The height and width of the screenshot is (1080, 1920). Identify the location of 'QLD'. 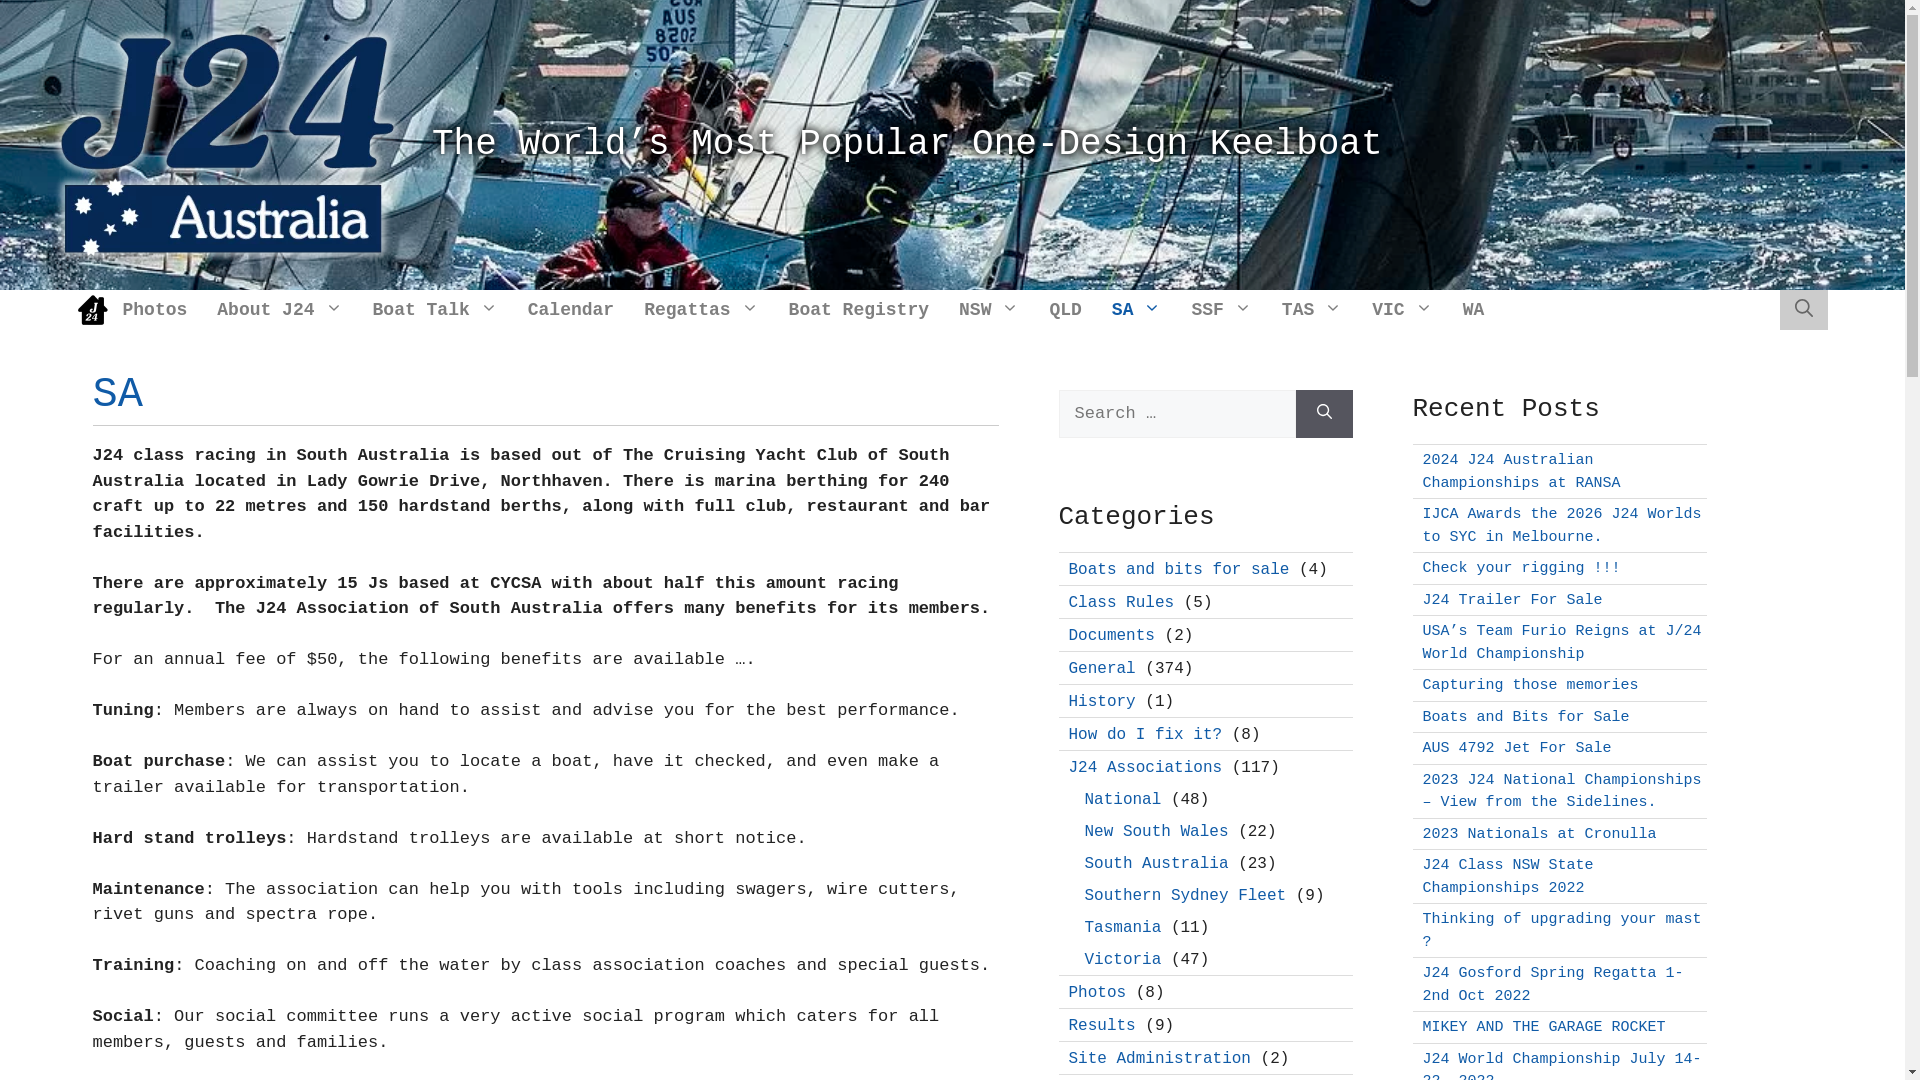
(1064, 309).